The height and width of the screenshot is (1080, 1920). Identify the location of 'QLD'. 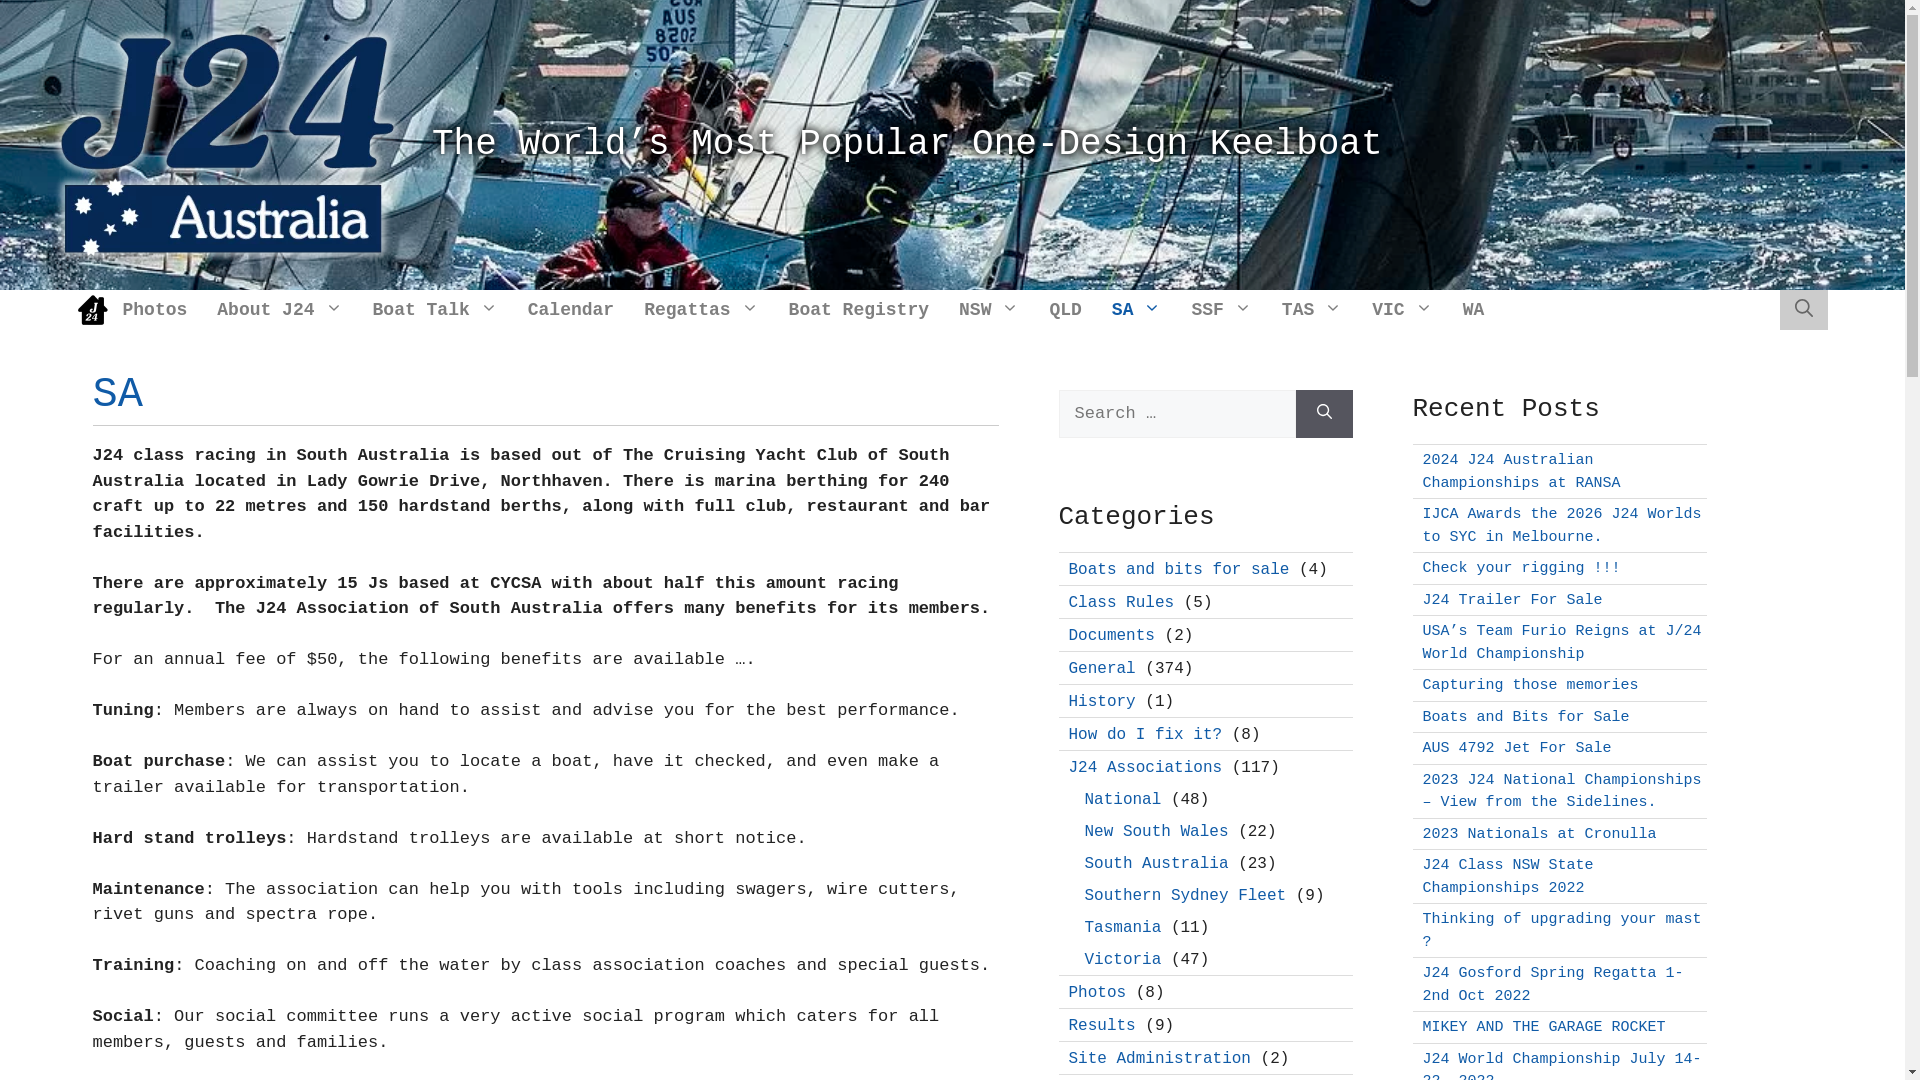
(1064, 309).